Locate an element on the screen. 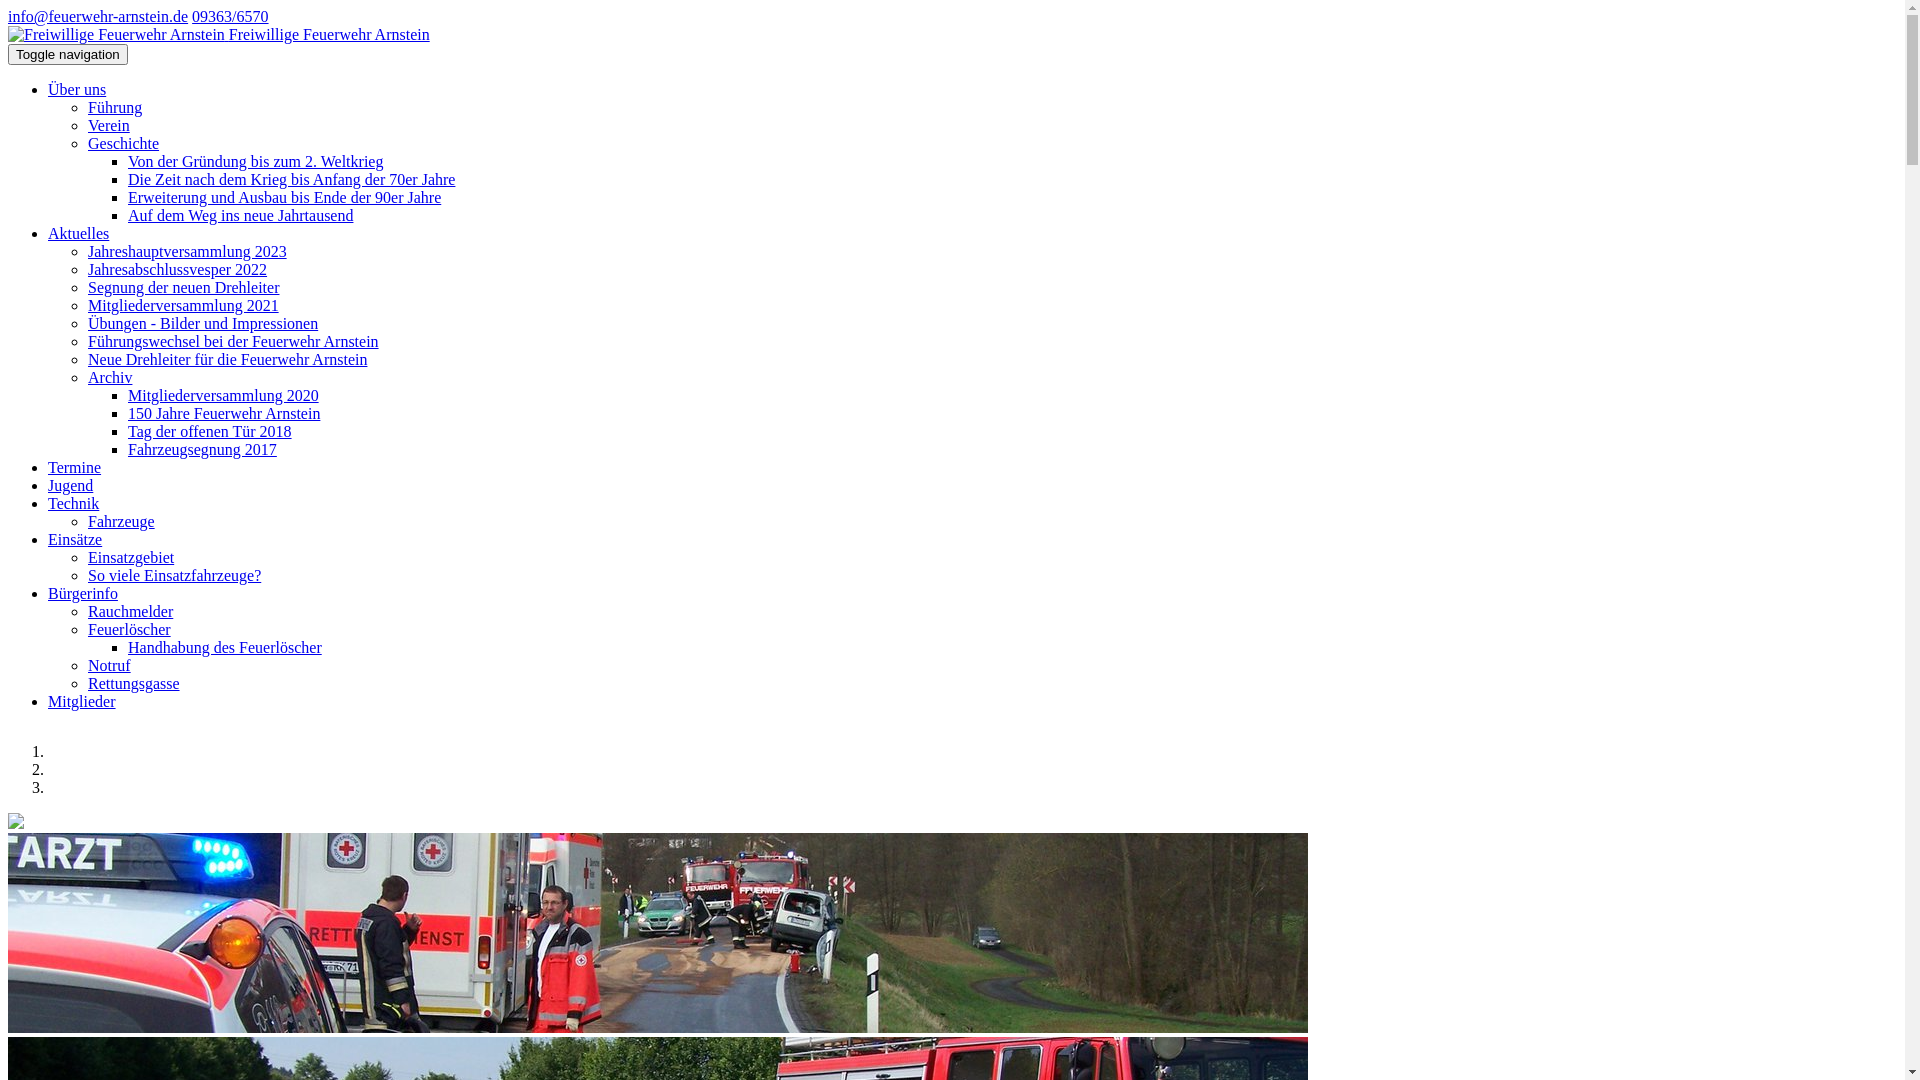  'Rauchmelder' is located at coordinates (129, 610).